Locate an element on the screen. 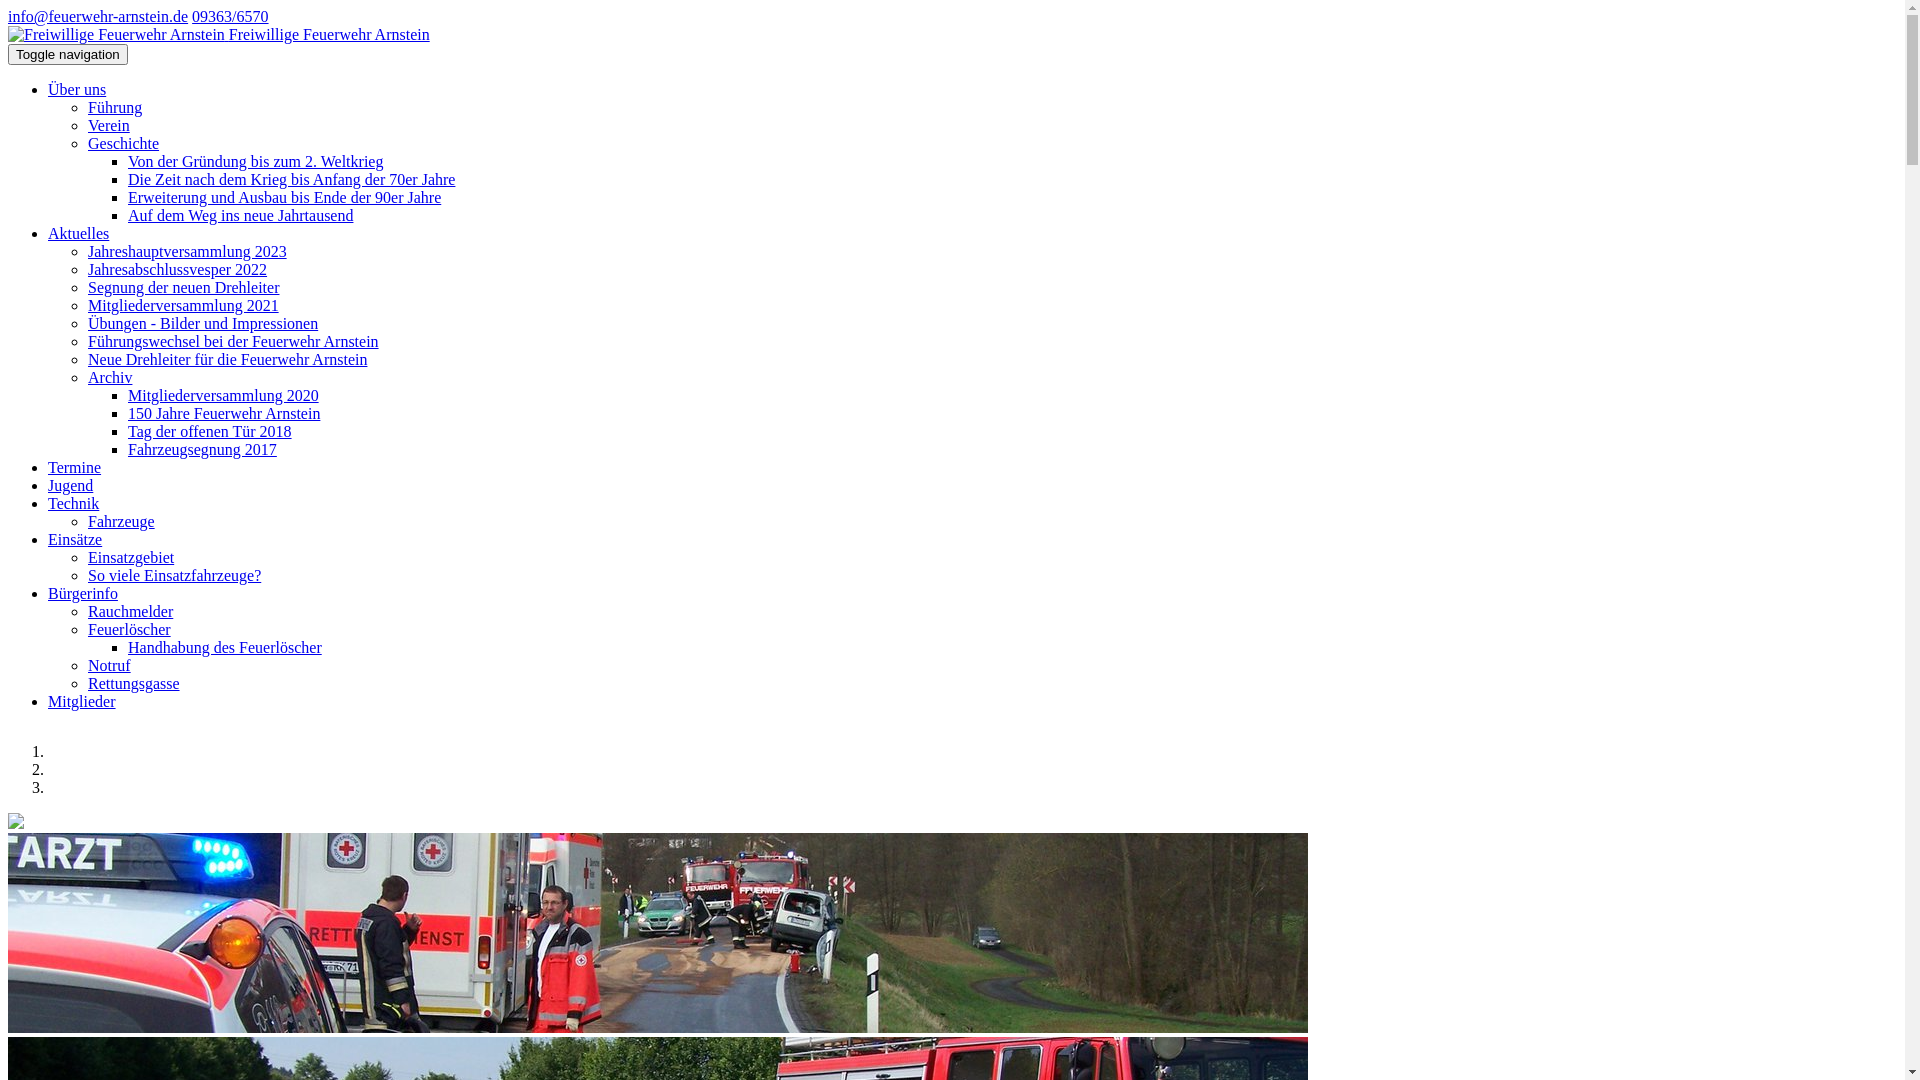  'Rauchmelder' is located at coordinates (129, 610).